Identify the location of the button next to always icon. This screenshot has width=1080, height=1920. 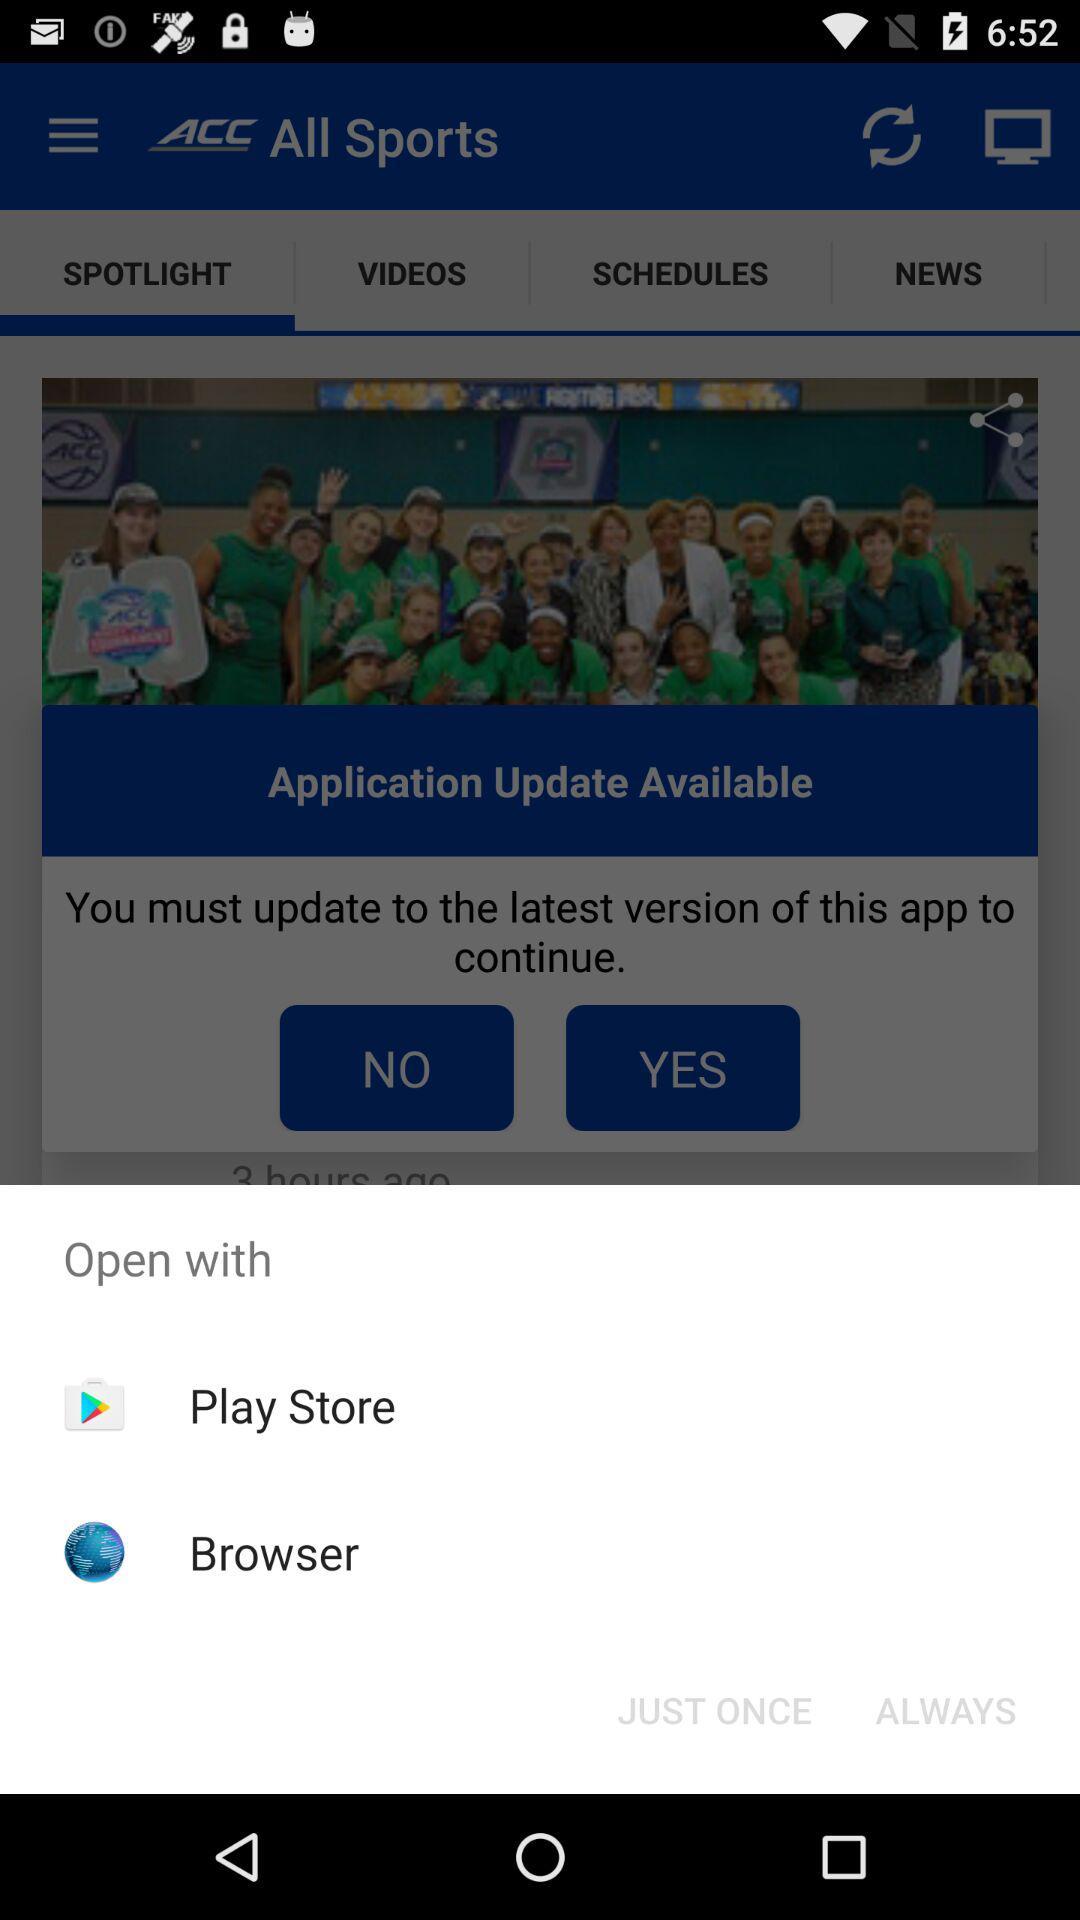
(713, 1708).